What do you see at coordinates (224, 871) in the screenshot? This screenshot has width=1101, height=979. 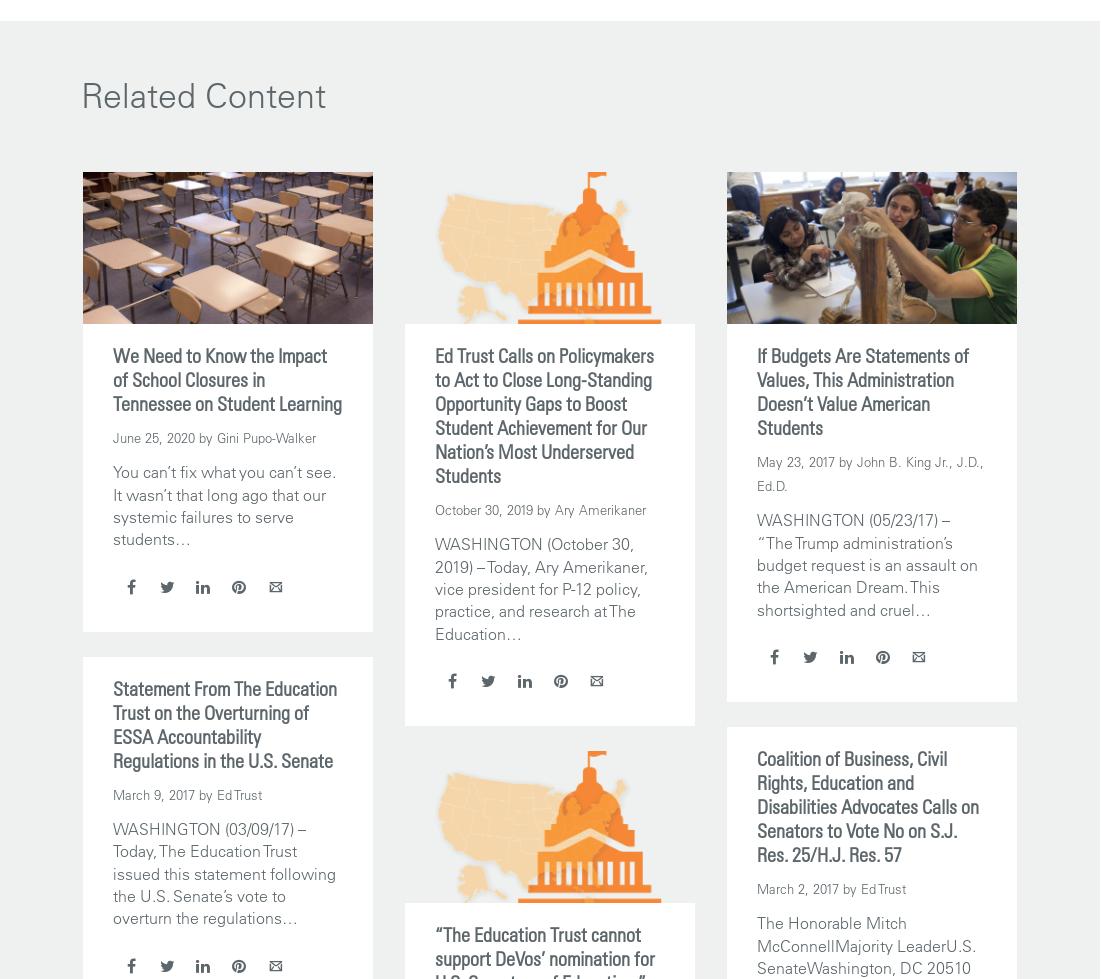 I see `'WASHINGTON (03/09/17) – Today, The Education Trust issued this statement following the U.S. Senate’s vote to overturn the regulations…'` at bounding box center [224, 871].